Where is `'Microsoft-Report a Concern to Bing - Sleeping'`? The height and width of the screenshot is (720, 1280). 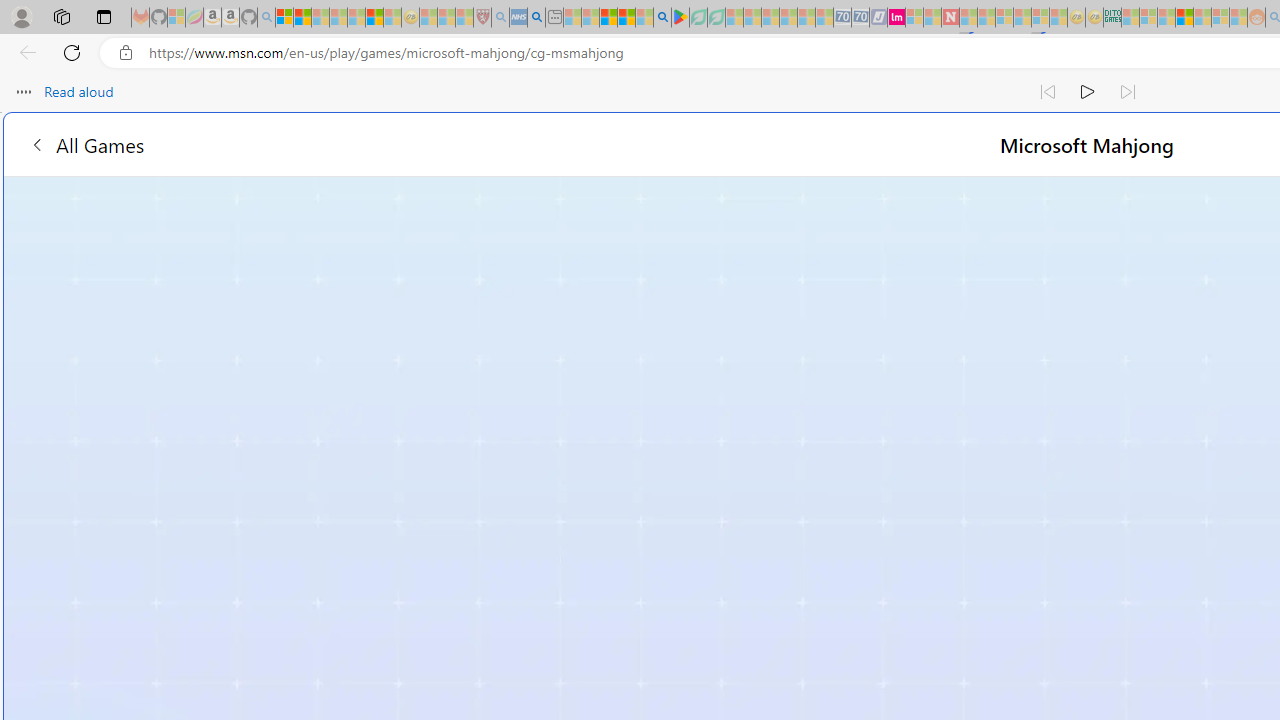 'Microsoft-Report a Concern to Bing - Sleeping' is located at coordinates (176, 17).